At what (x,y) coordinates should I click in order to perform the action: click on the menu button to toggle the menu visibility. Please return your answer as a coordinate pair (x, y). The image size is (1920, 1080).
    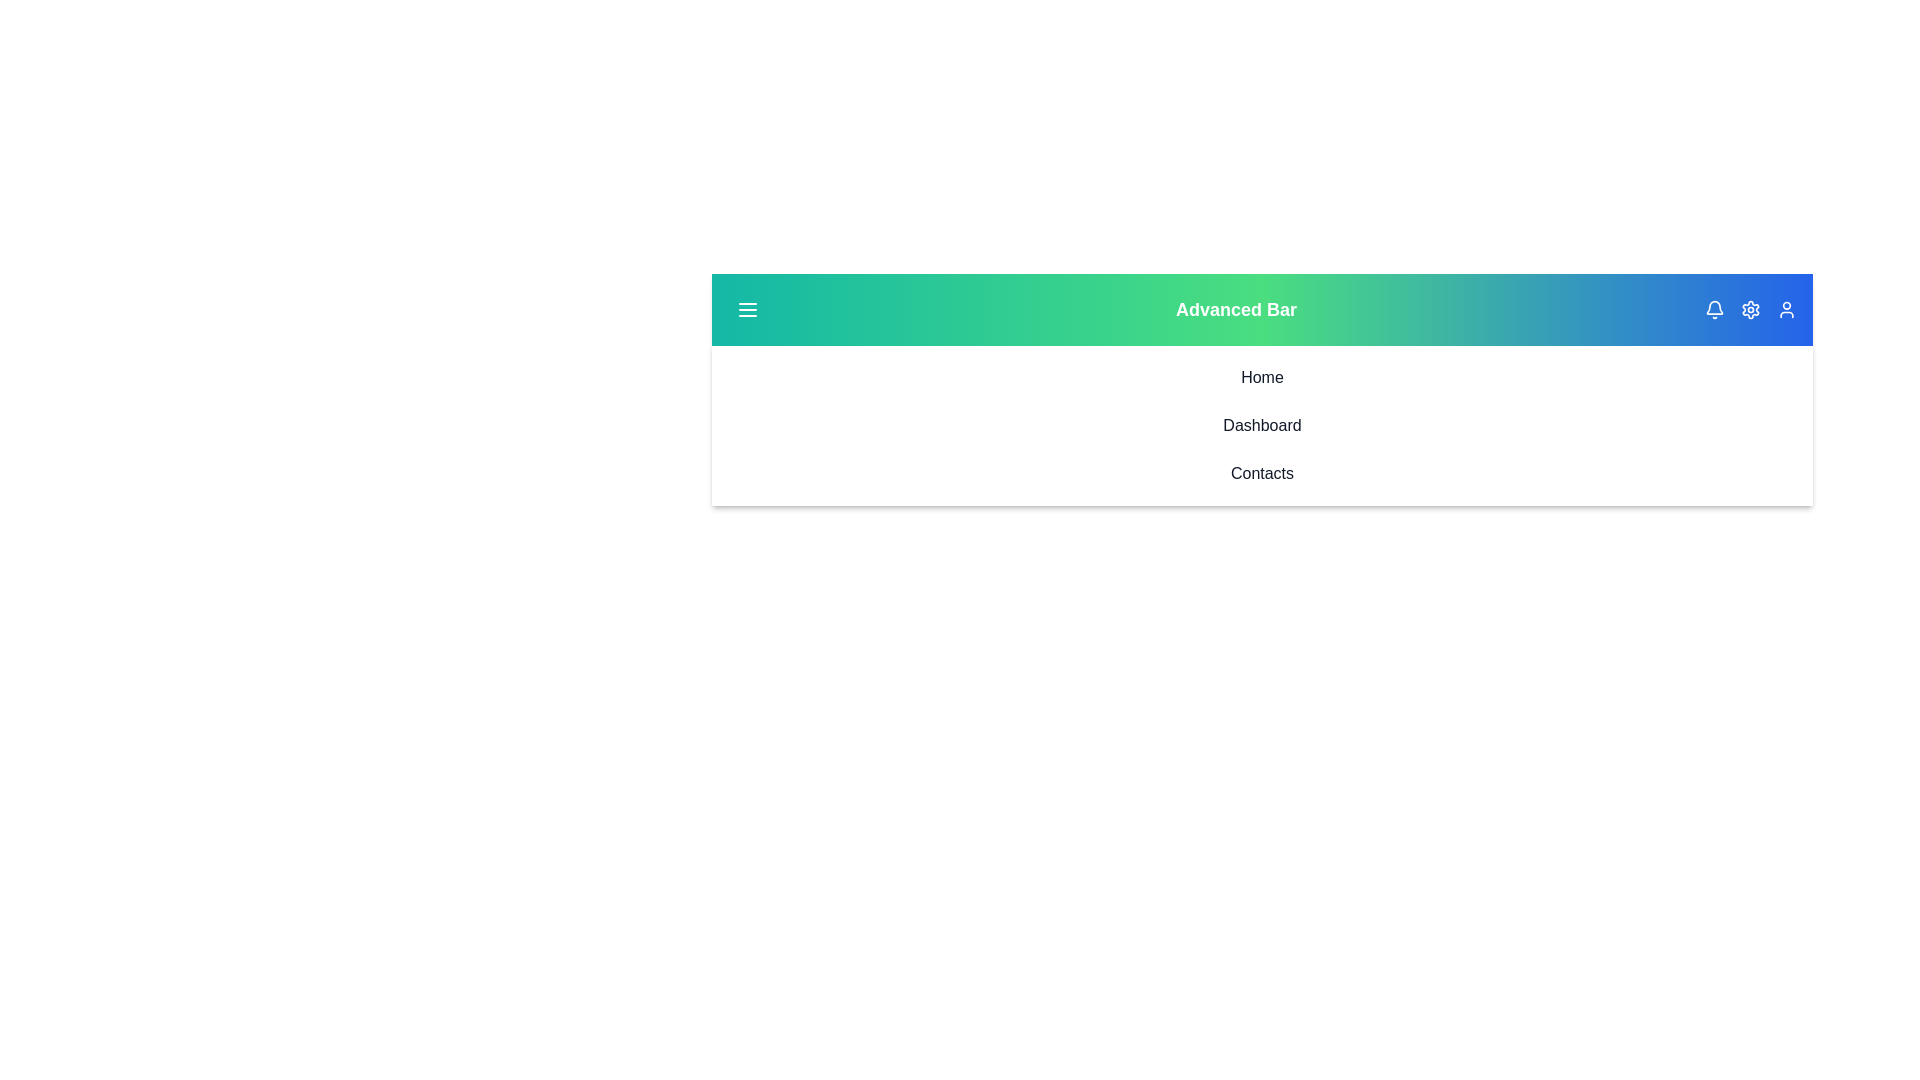
    Looking at the image, I should click on (747, 309).